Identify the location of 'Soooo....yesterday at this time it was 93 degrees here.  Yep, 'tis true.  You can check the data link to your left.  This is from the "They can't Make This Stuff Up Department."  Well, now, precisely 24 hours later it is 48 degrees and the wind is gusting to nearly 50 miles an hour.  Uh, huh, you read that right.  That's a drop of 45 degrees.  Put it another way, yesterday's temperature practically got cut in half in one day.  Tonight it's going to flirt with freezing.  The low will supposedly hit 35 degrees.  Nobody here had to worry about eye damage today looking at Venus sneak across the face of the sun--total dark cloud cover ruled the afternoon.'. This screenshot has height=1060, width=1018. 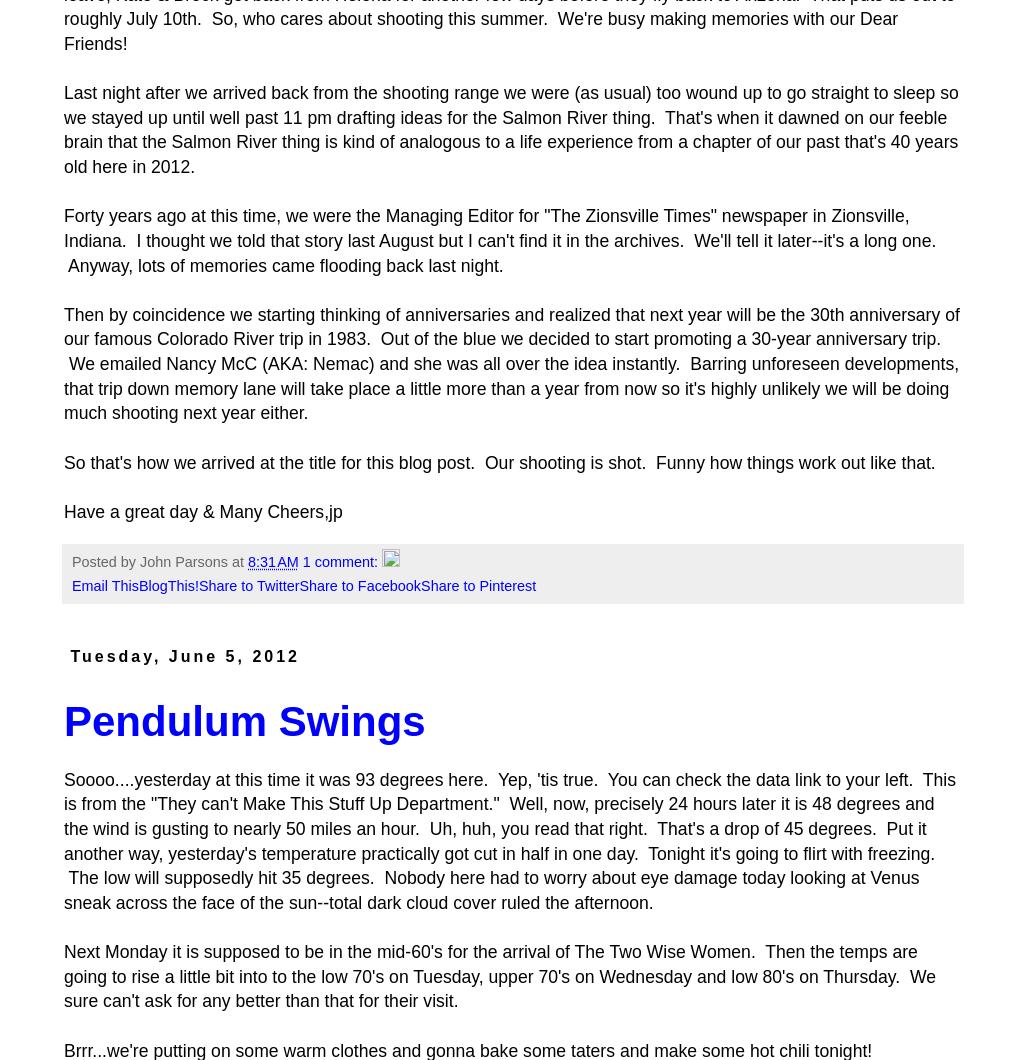
(509, 840).